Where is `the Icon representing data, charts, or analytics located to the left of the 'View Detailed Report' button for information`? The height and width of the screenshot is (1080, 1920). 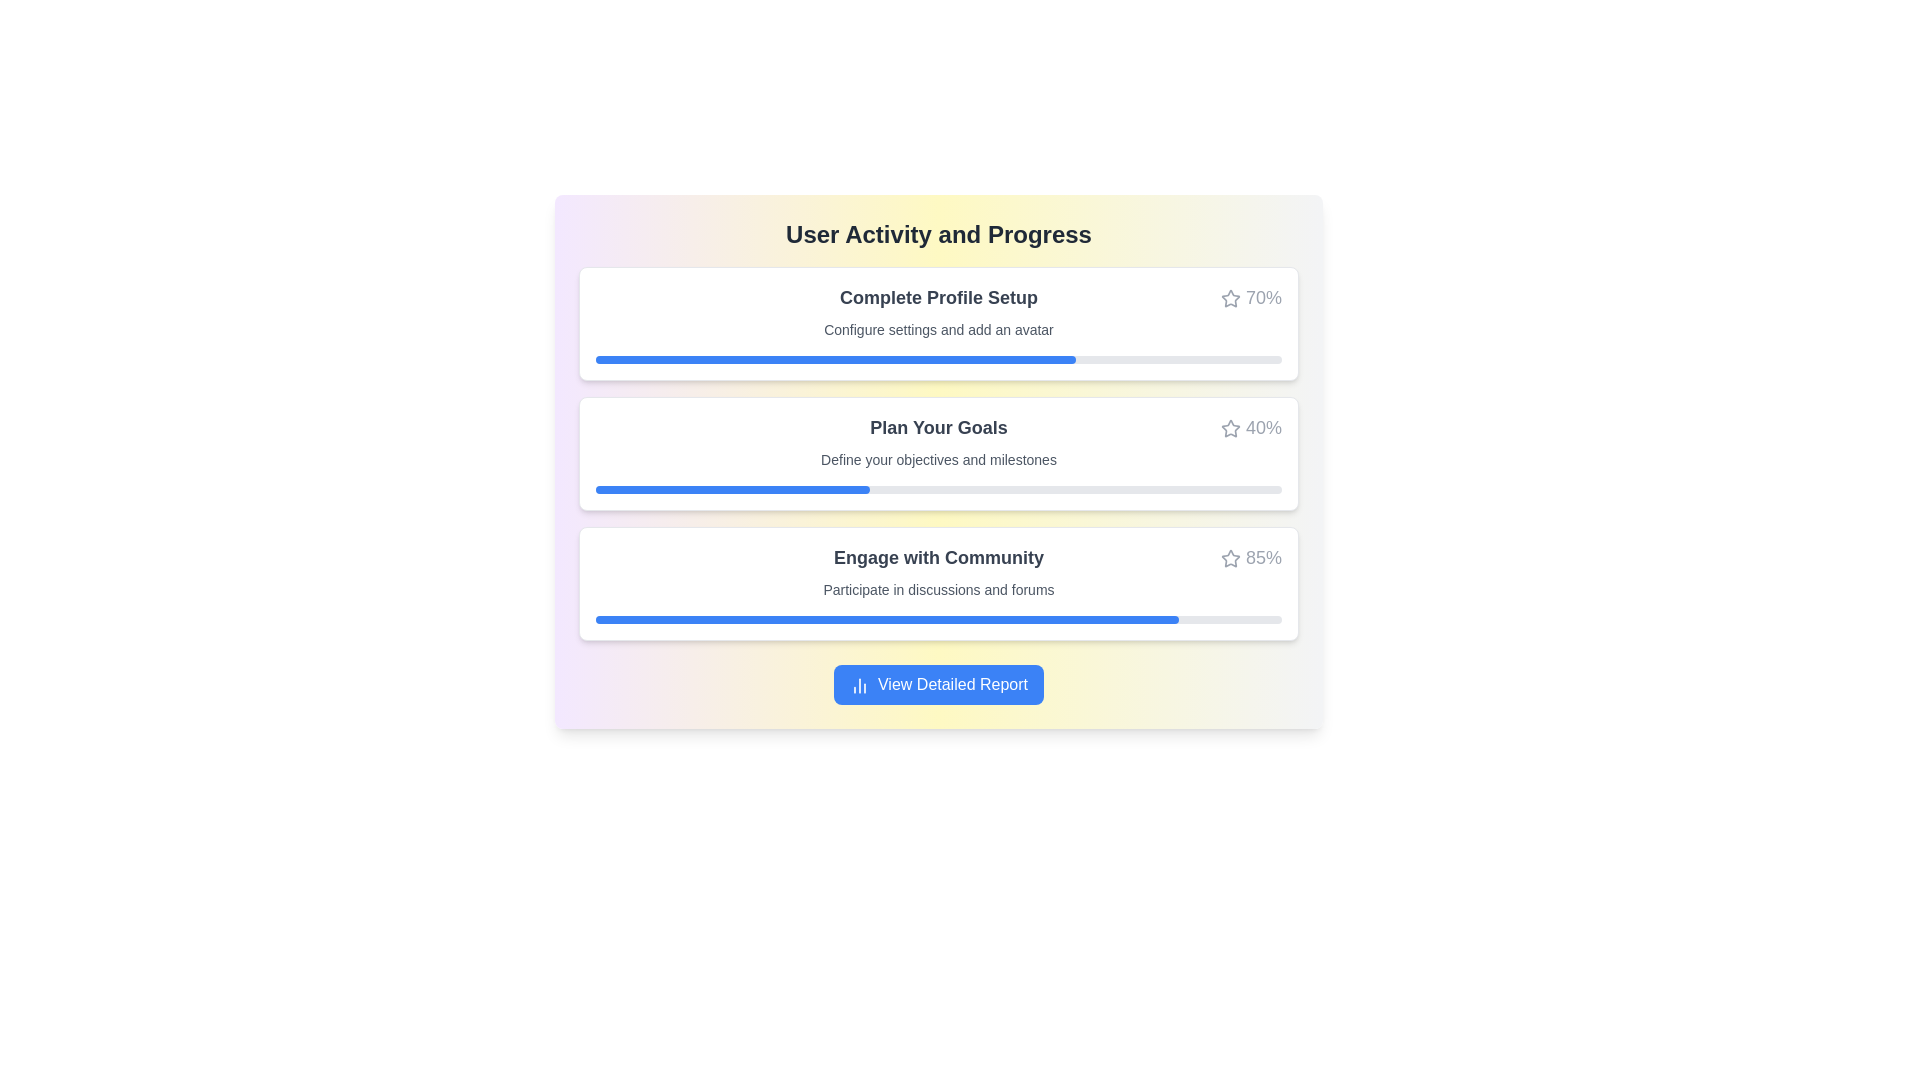 the Icon representing data, charts, or analytics located to the left of the 'View Detailed Report' button for information is located at coordinates (859, 684).